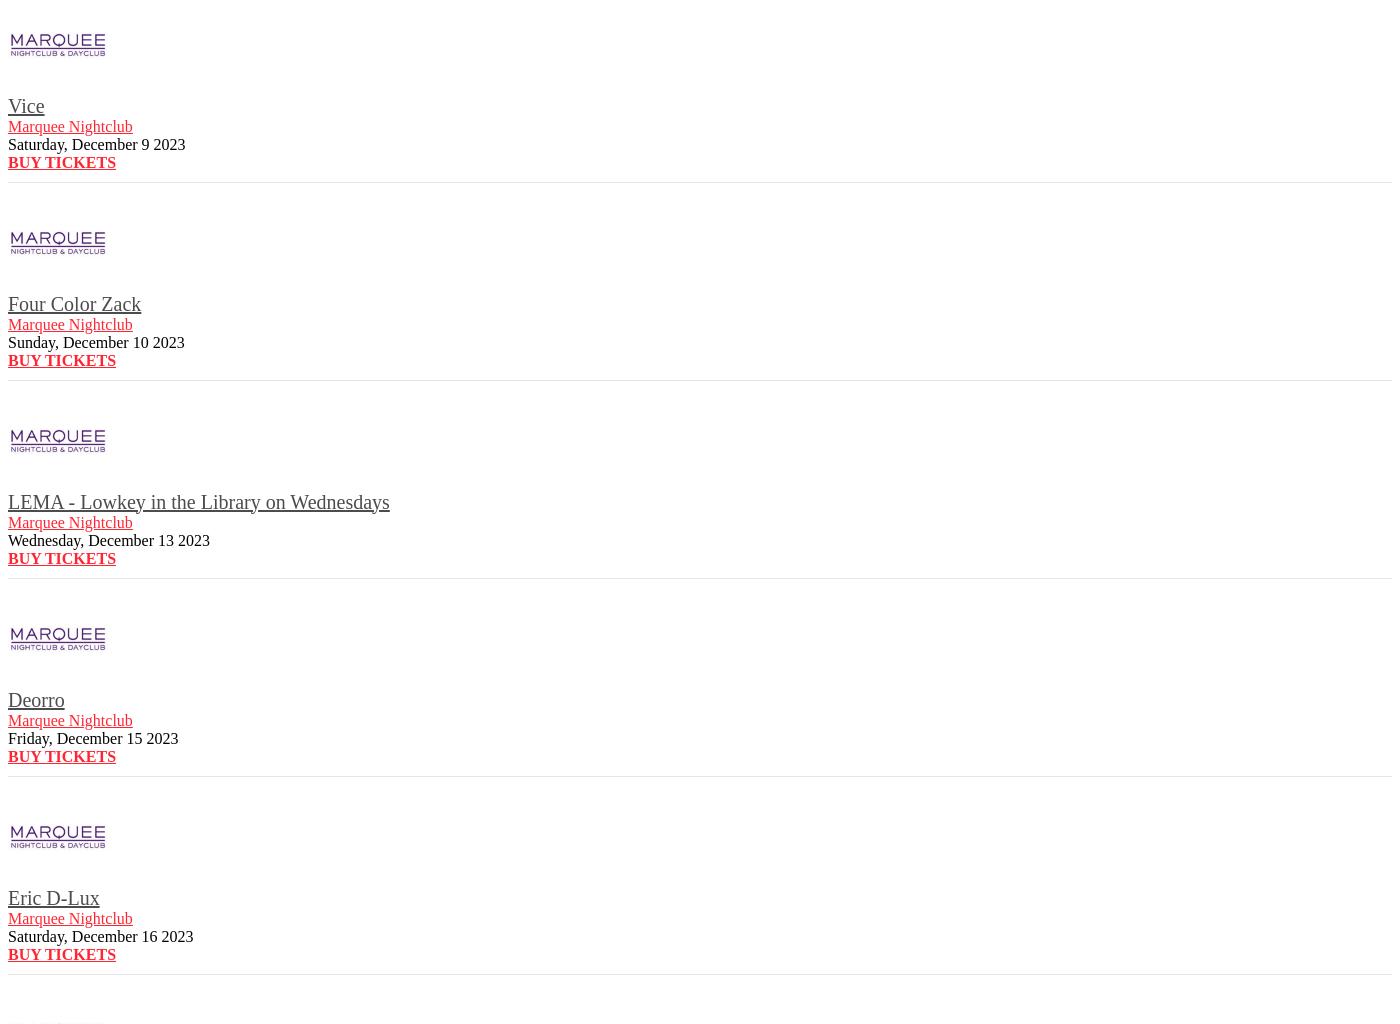 The height and width of the screenshot is (1024, 1400). Describe the element at coordinates (198, 500) in the screenshot. I see `'LEMA - Lowkey in the Library on Wednesdays'` at that location.